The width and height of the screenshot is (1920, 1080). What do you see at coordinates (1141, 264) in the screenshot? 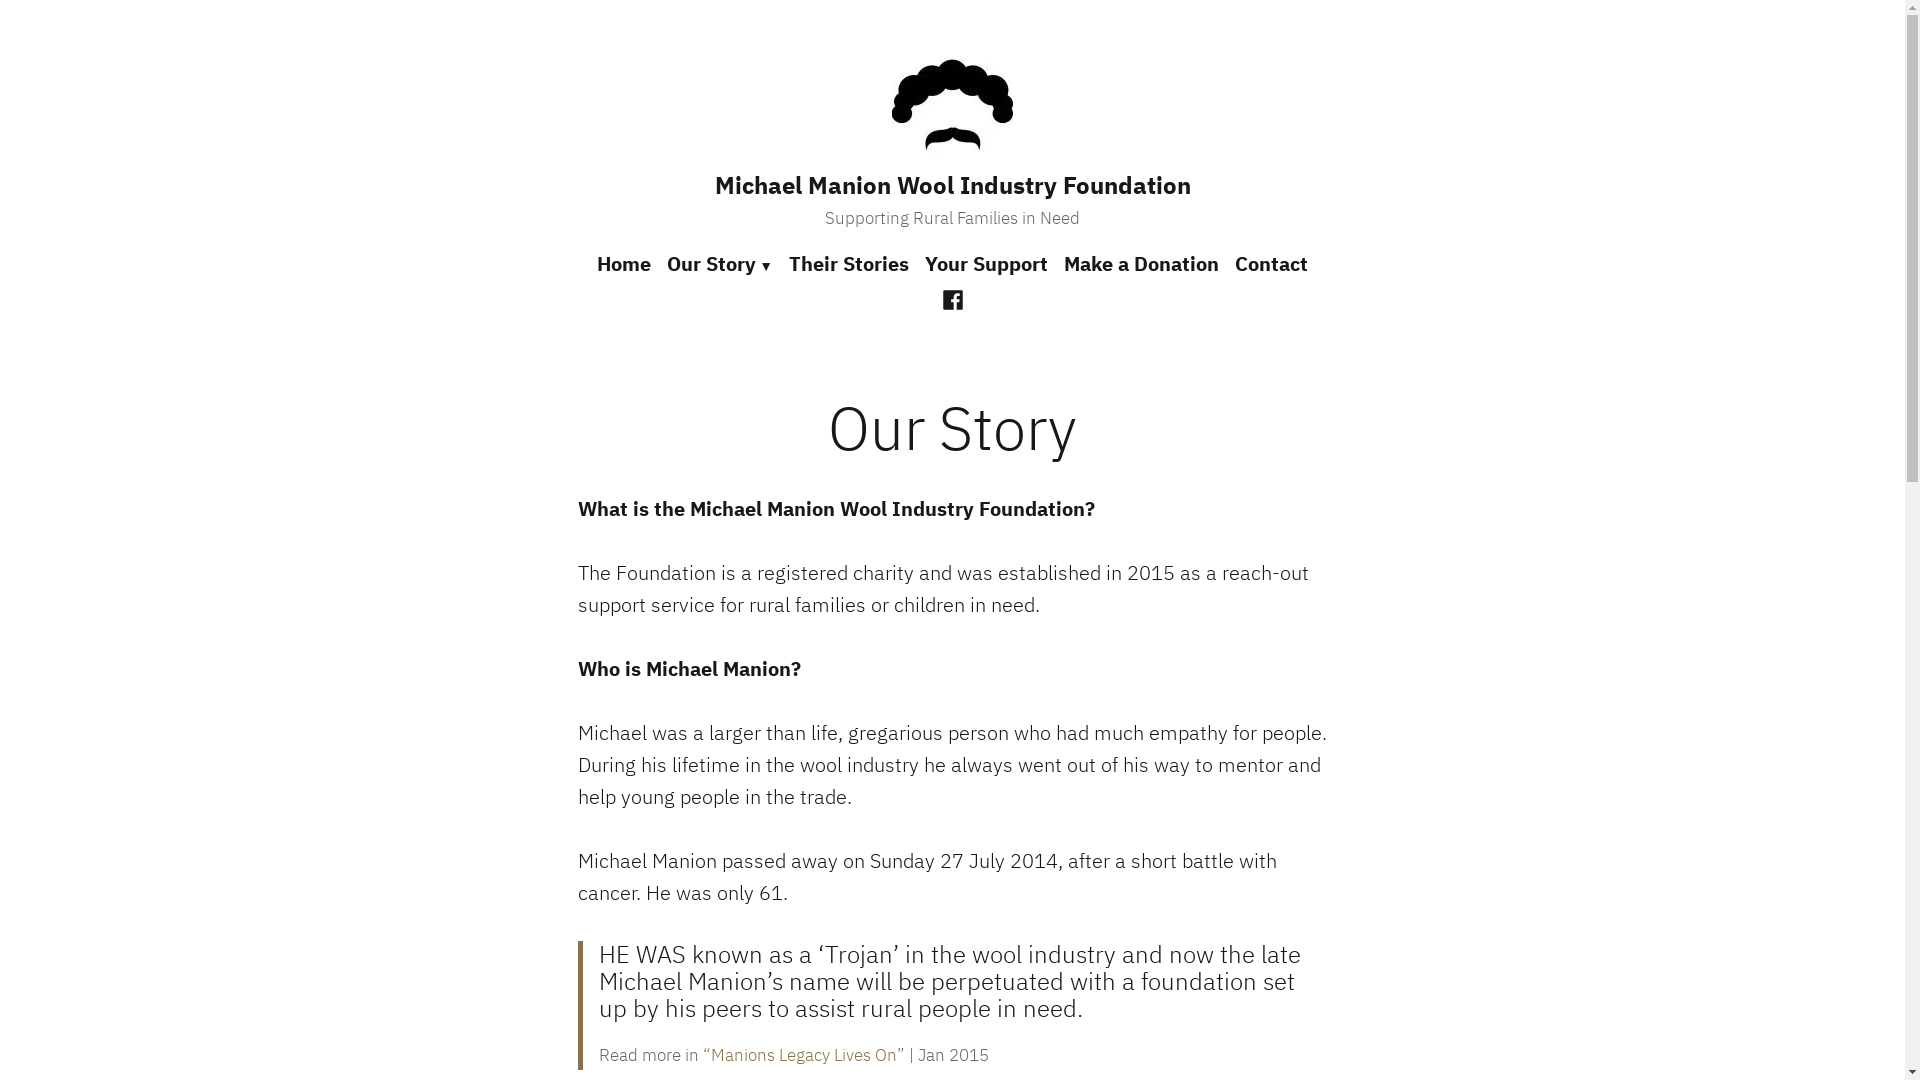
I see `'Make a Donation'` at bounding box center [1141, 264].